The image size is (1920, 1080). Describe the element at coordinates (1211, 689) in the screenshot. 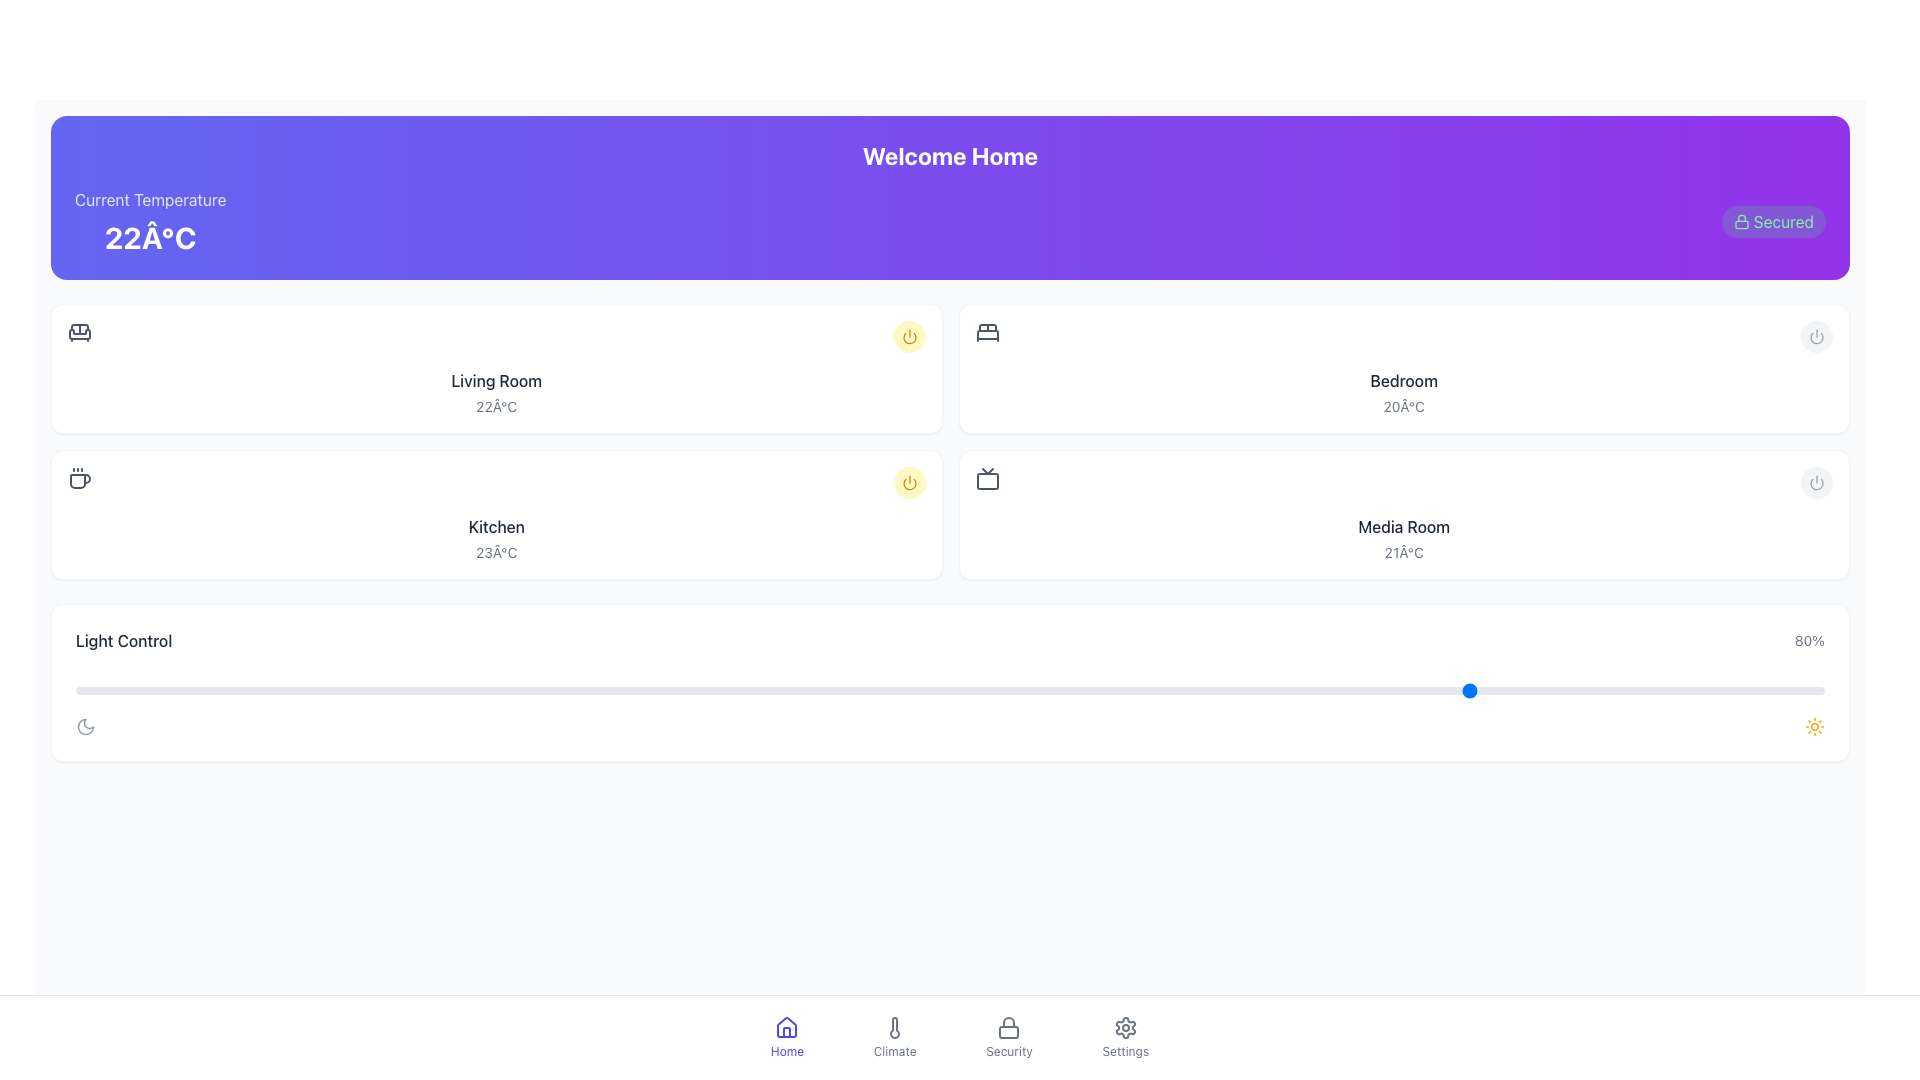

I see `the slider` at that location.